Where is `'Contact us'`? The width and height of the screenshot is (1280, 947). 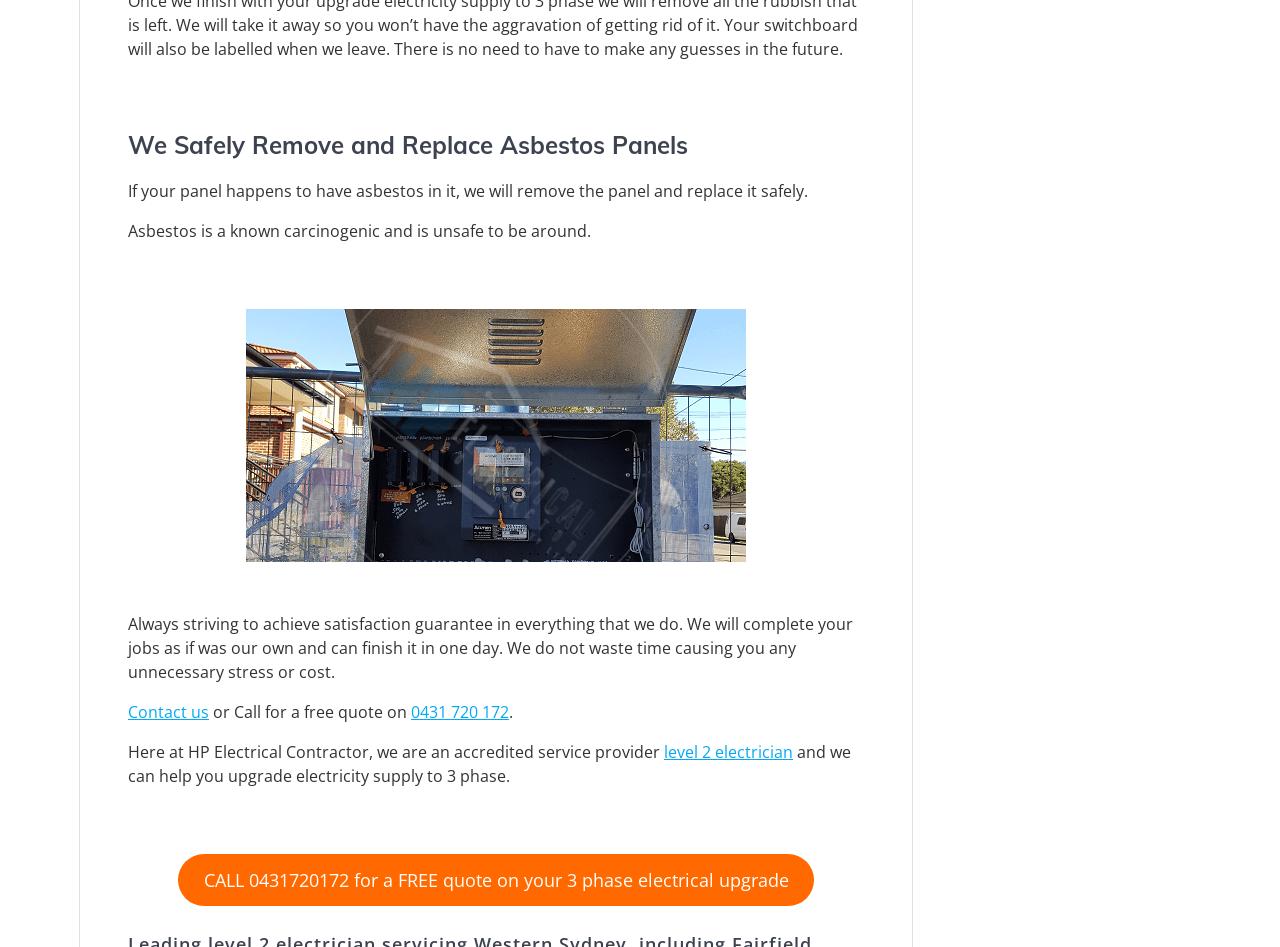
'Contact us' is located at coordinates (168, 710).